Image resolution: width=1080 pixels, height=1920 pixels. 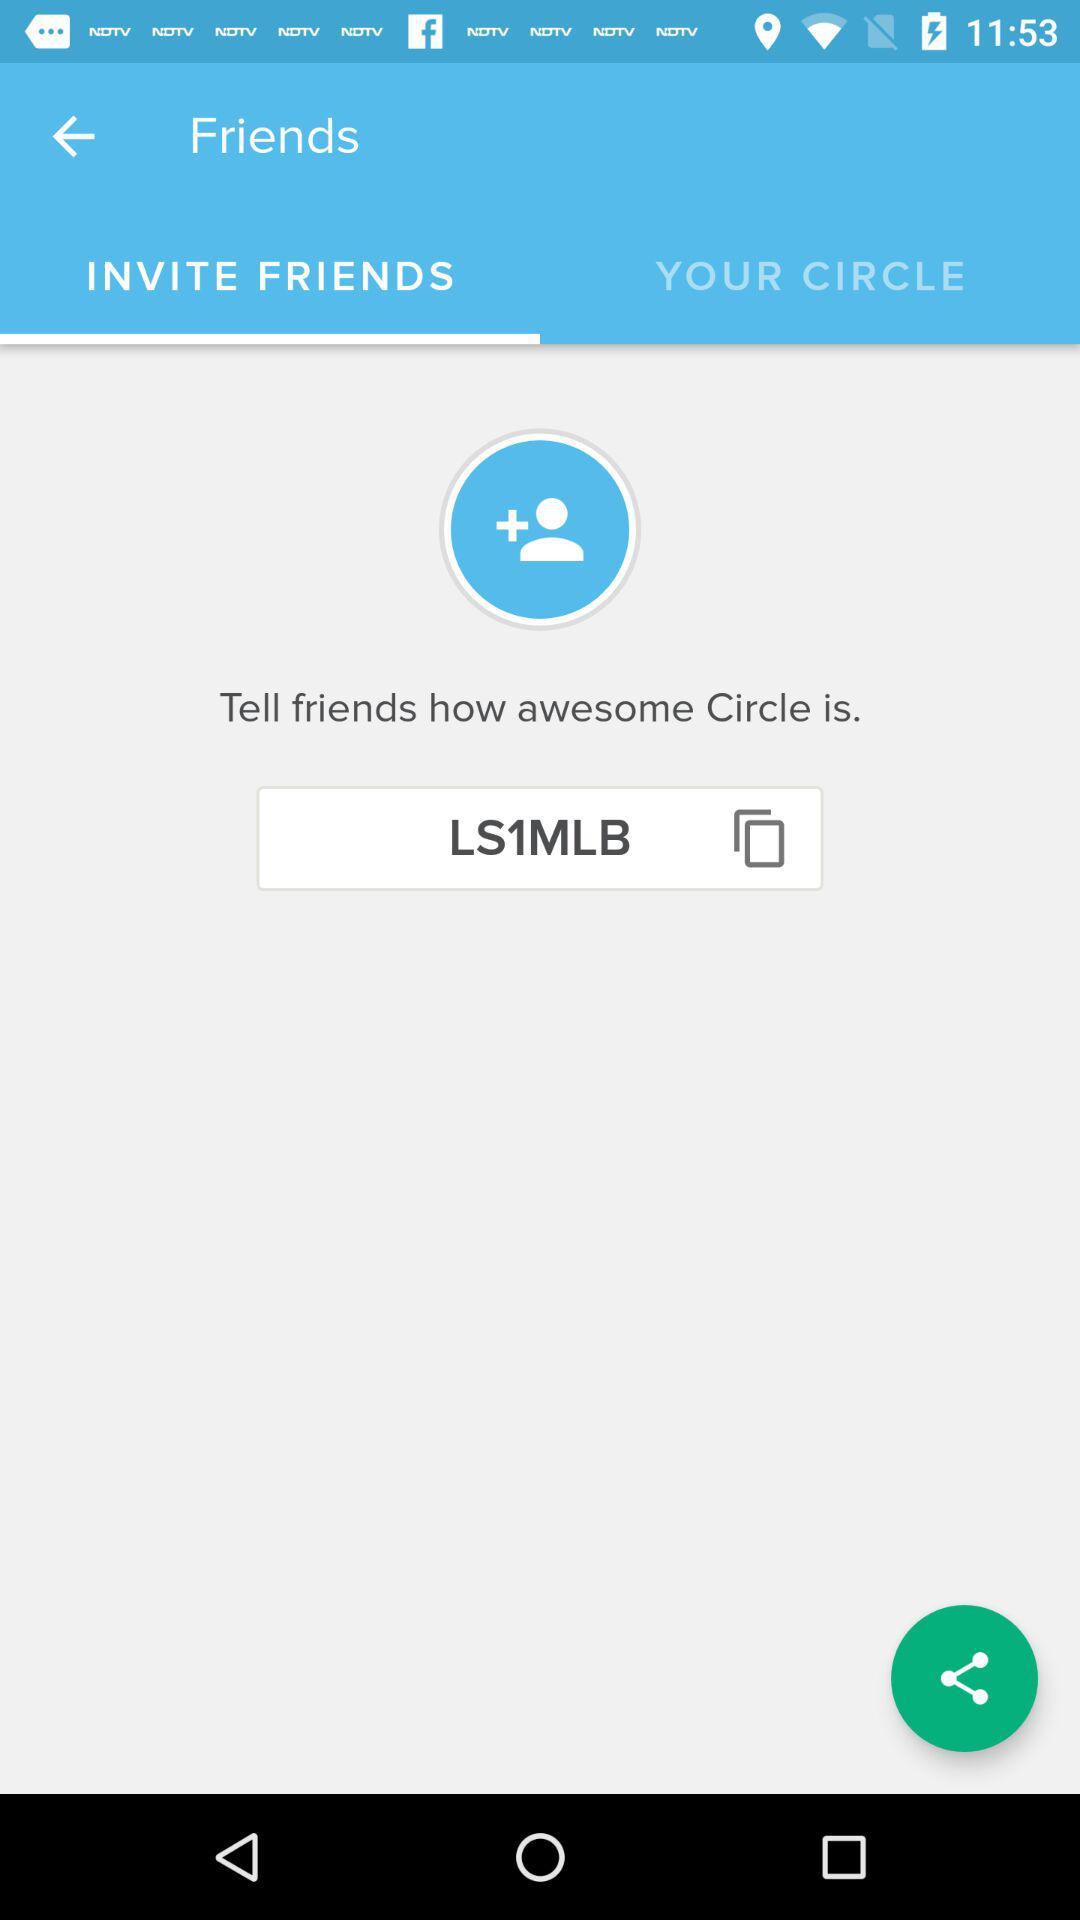 I want to click on ls1mlb item, so click(x=540, y=838).